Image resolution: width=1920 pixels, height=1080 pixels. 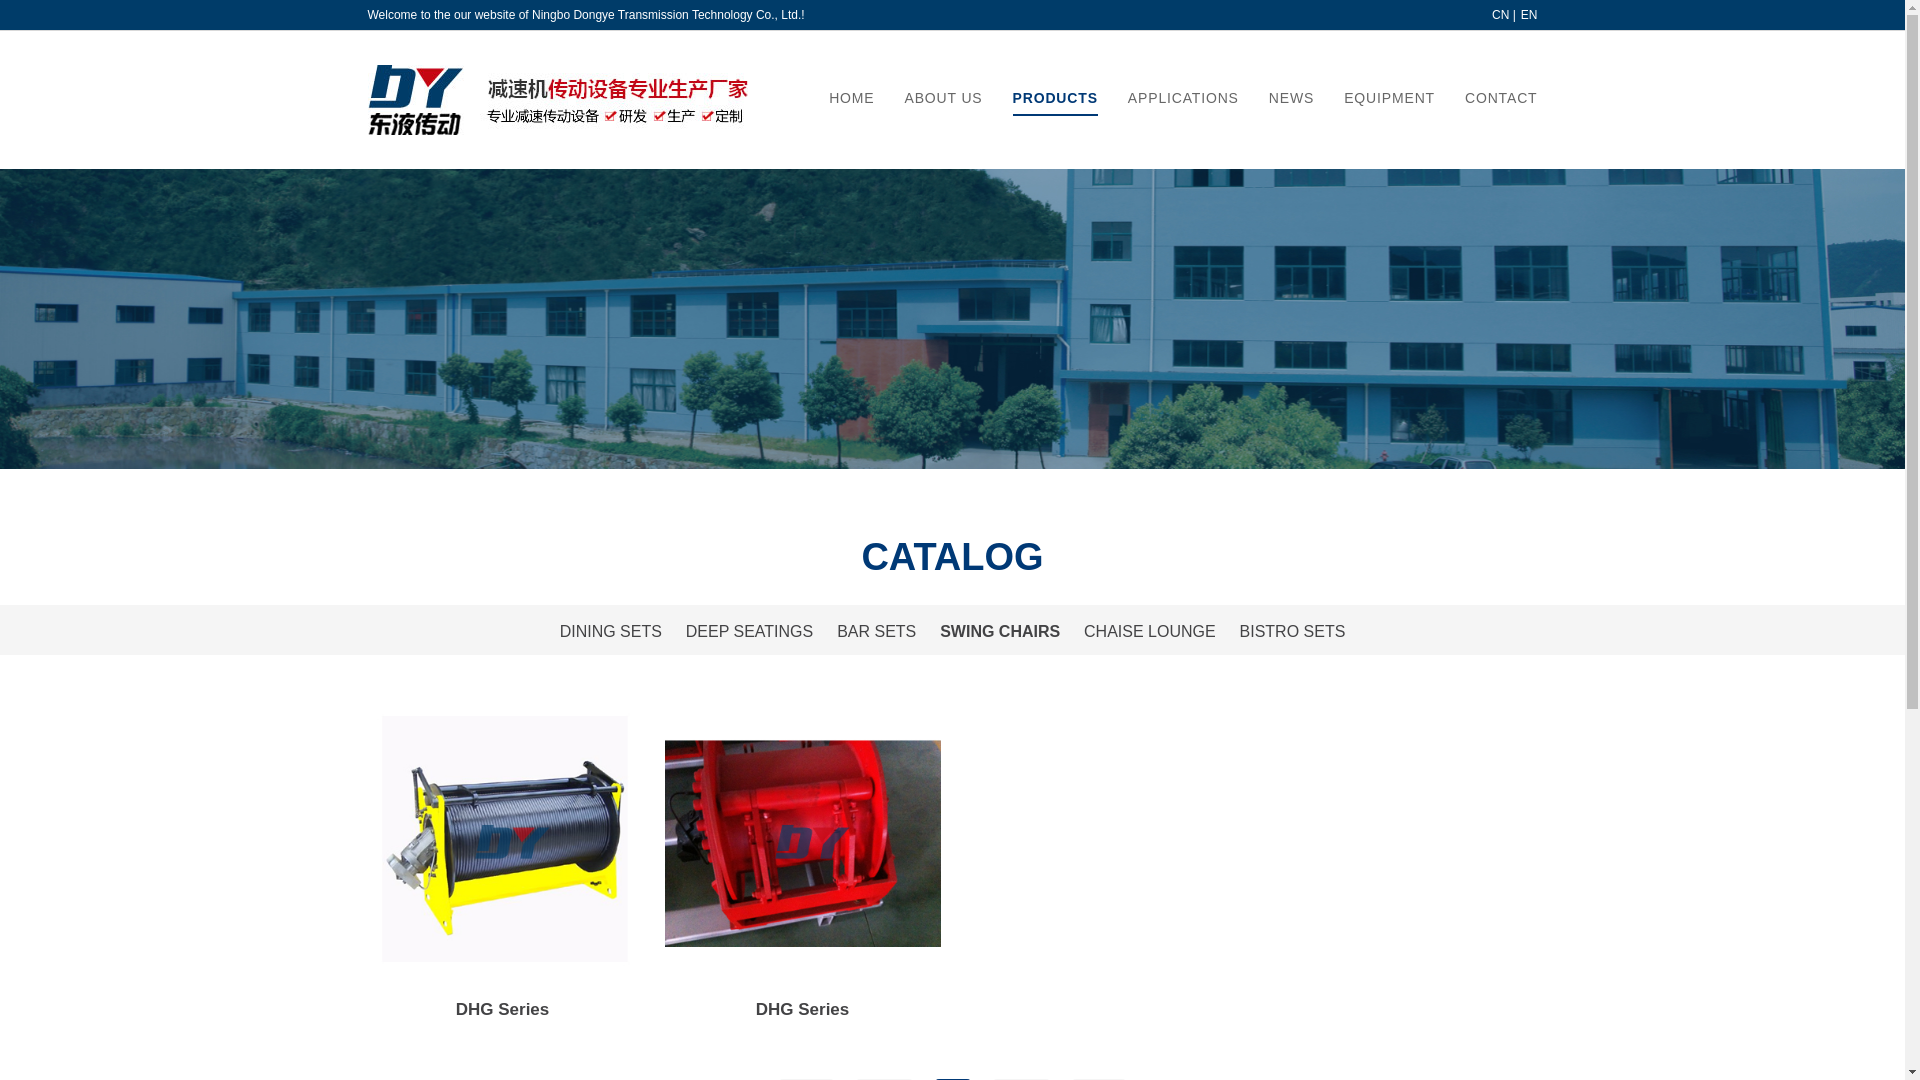 I want to click on 'ABOUT US', so click(x=904, y=97).